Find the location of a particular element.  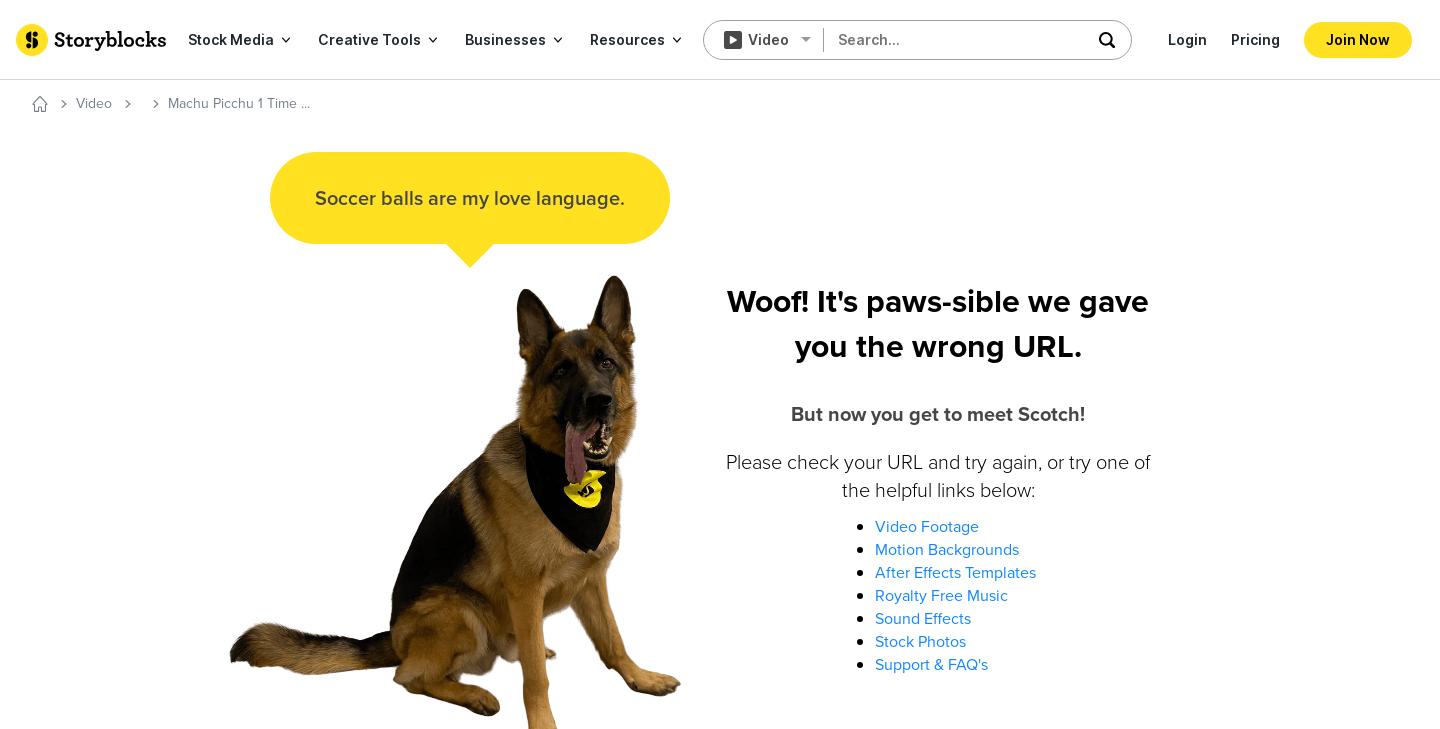

'Video Home' is located at coordinates (140, 113).